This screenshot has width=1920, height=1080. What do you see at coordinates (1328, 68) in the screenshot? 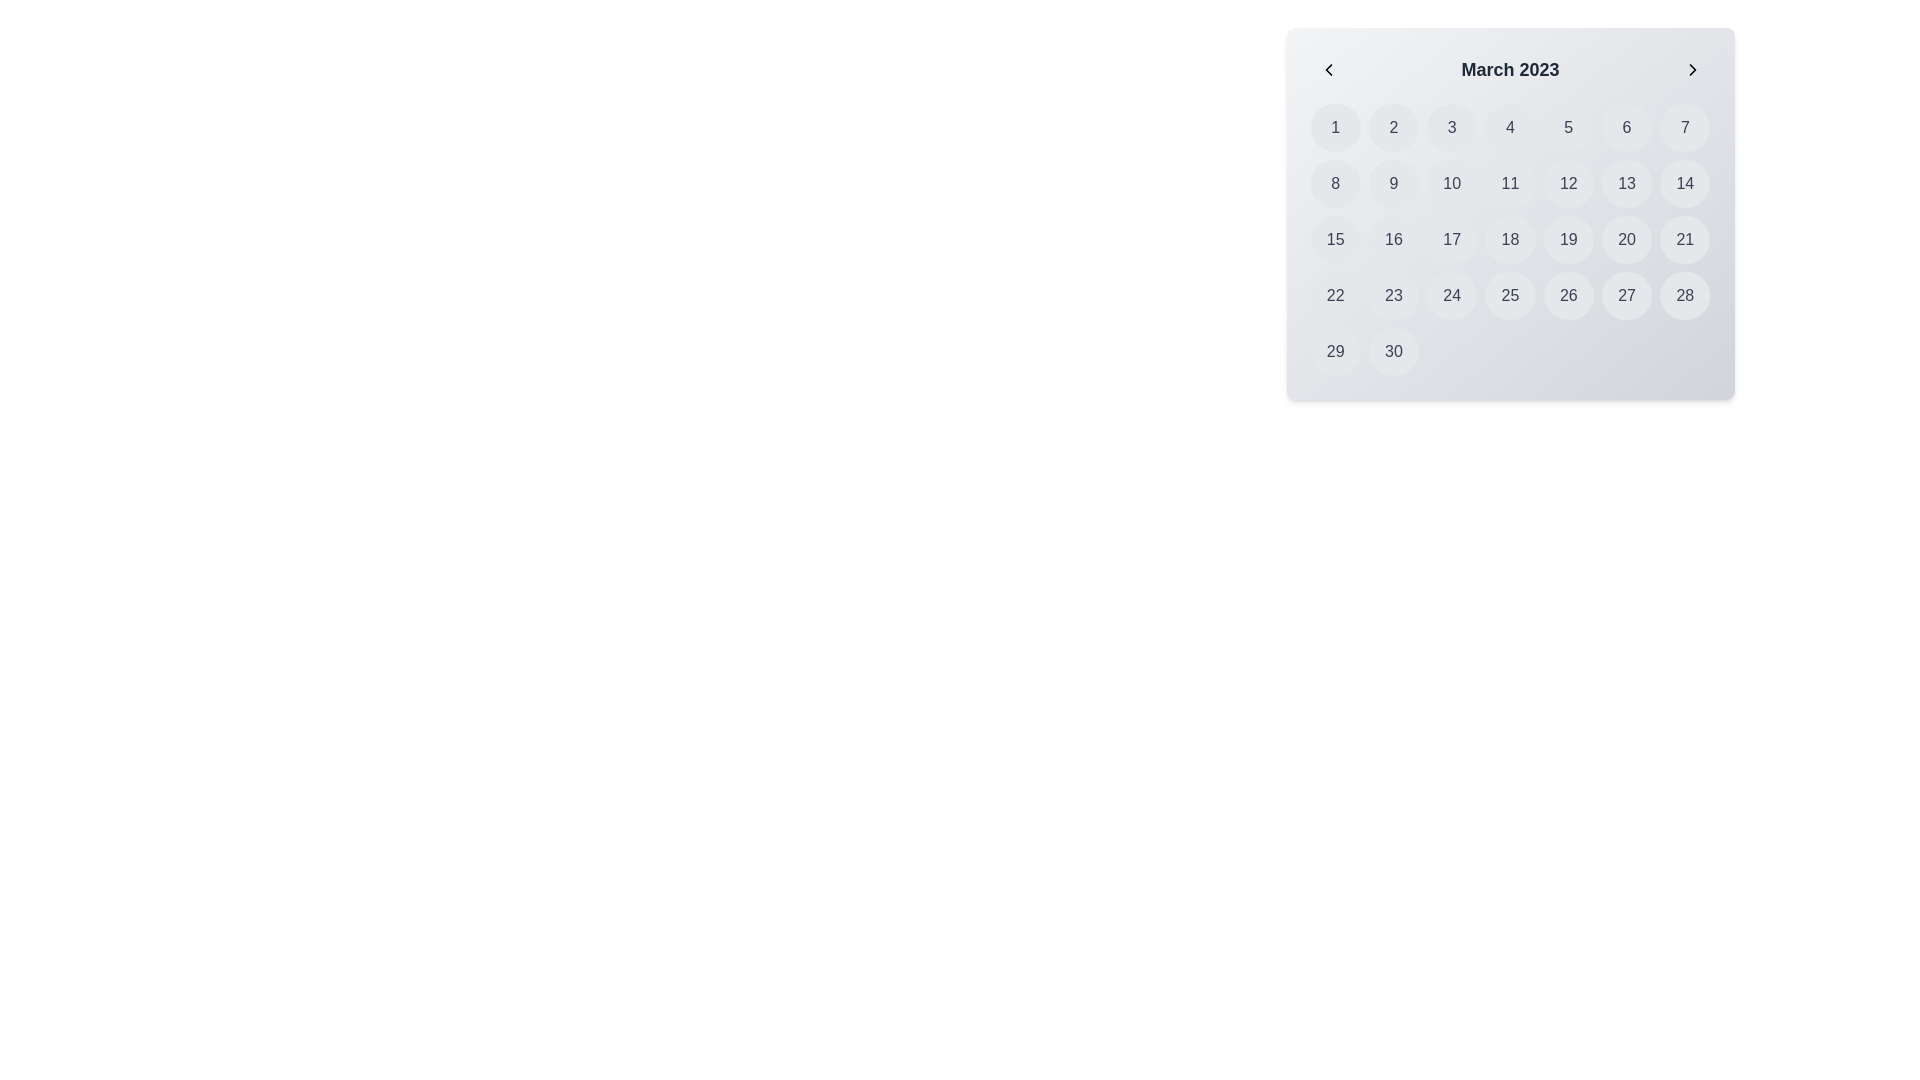
I see `the navigation button located at the top-left corner of the calendar widget` at bounding box center [1328, 68].